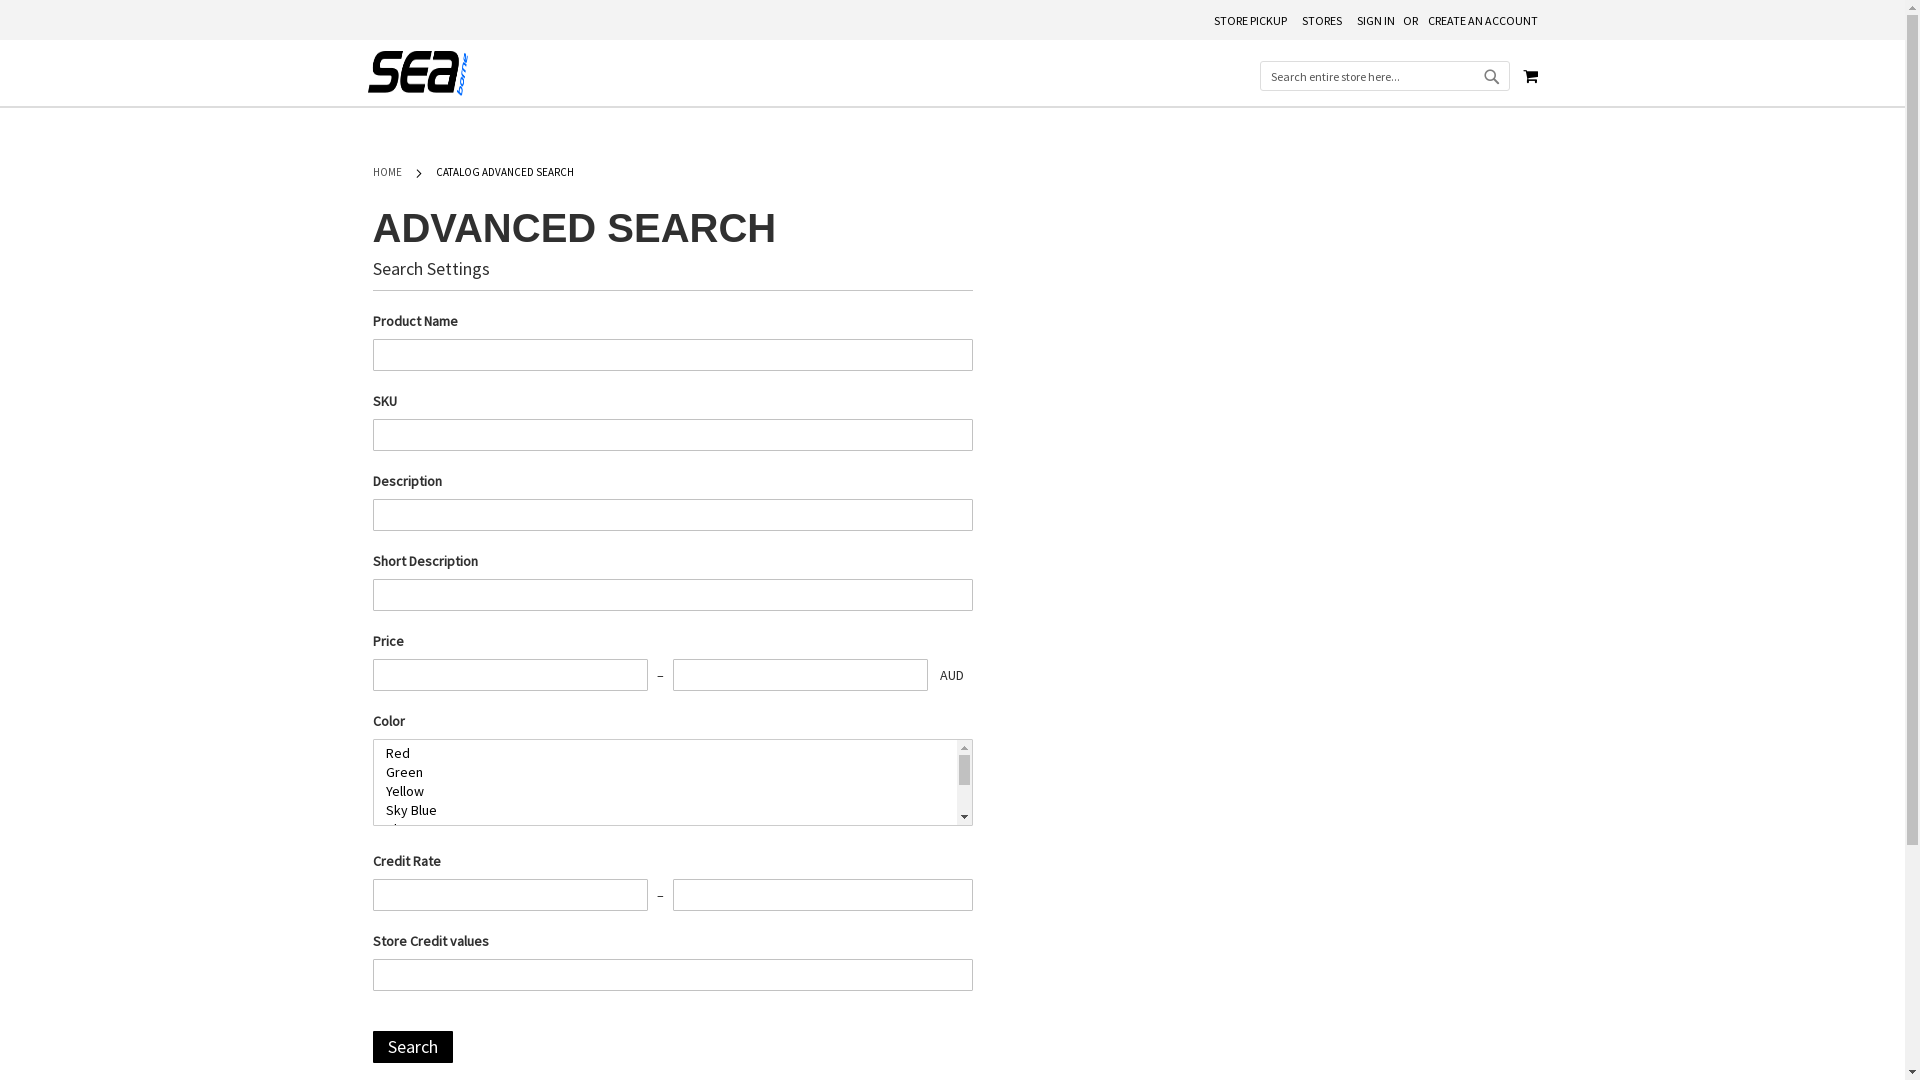  What do you see at coordinates (672, 514) in the screenshot?
I see `'Description'` at bounding box center [672, 514].